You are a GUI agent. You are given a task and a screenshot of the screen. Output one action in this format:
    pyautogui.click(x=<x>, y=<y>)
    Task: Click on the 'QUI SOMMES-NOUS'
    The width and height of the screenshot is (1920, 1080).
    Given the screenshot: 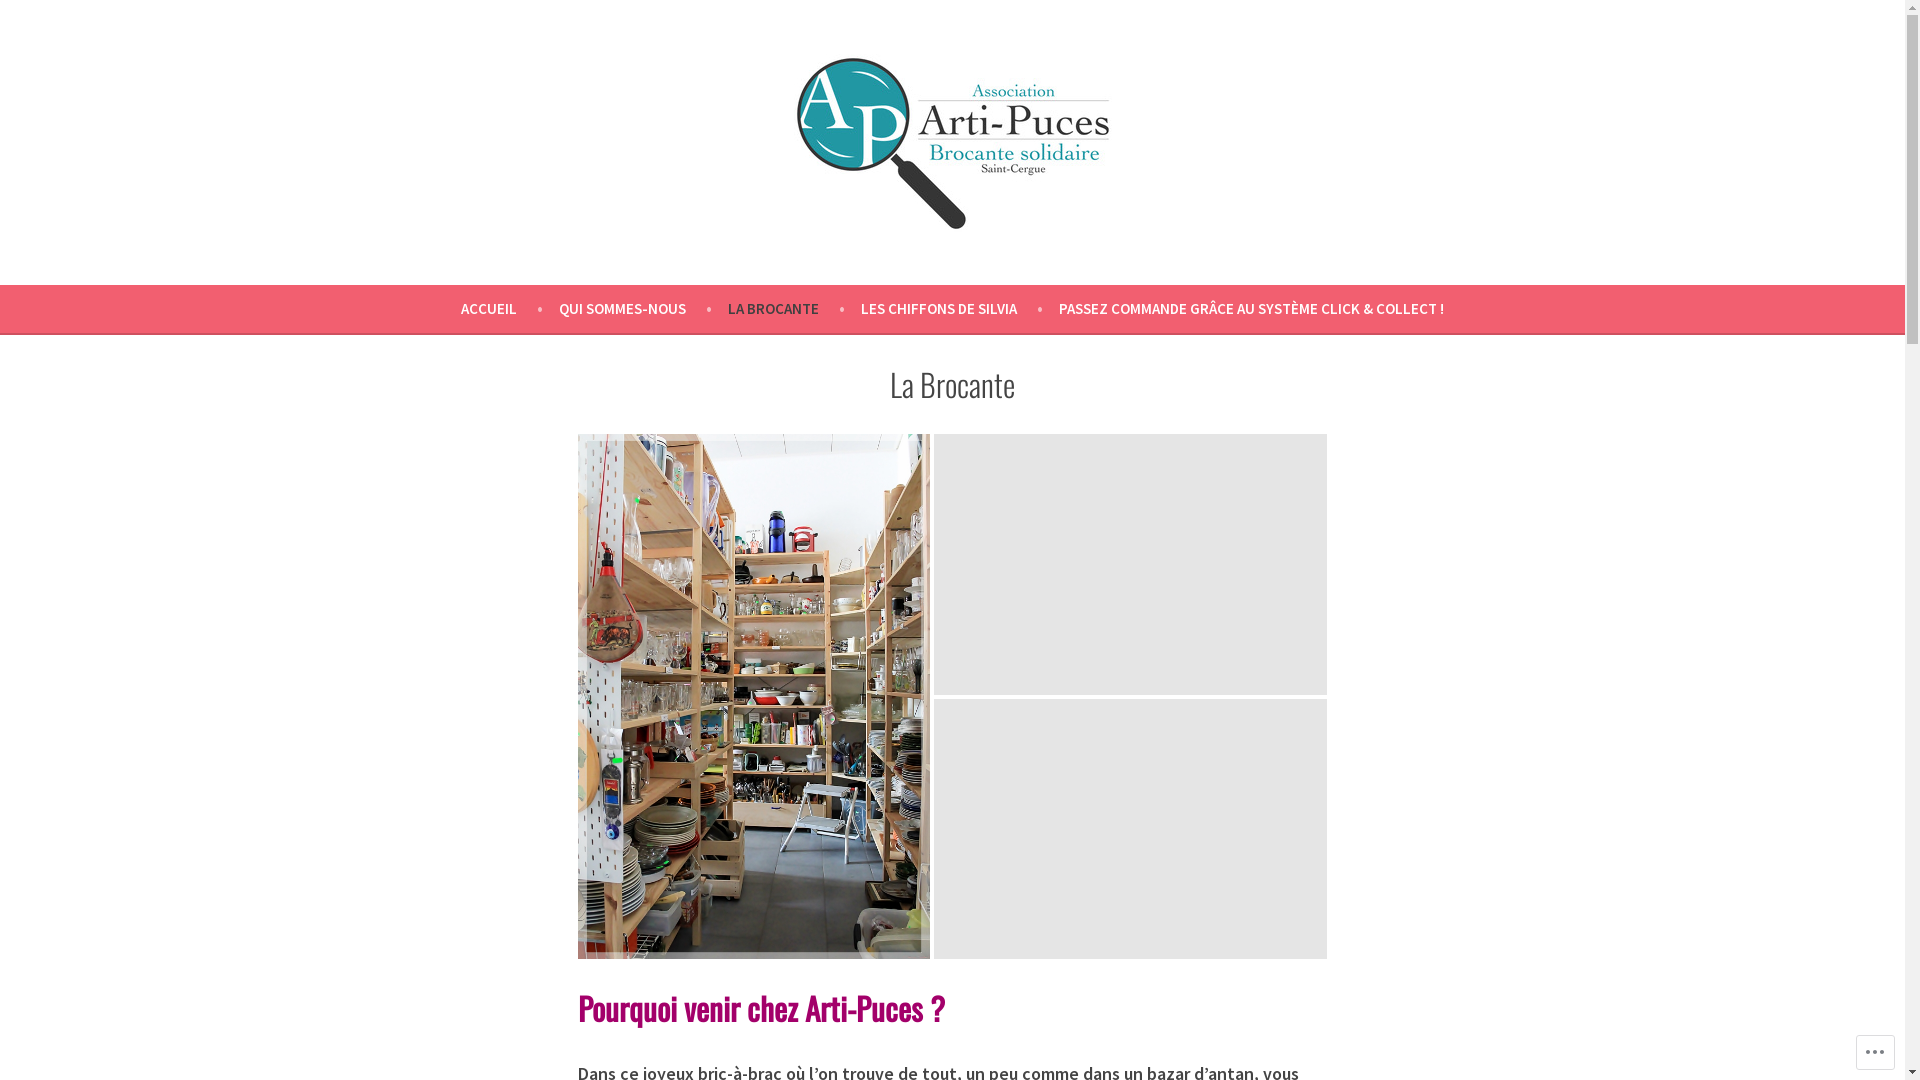 What is the action you would take?
    pyautogui.click(x=643, y=308)
    